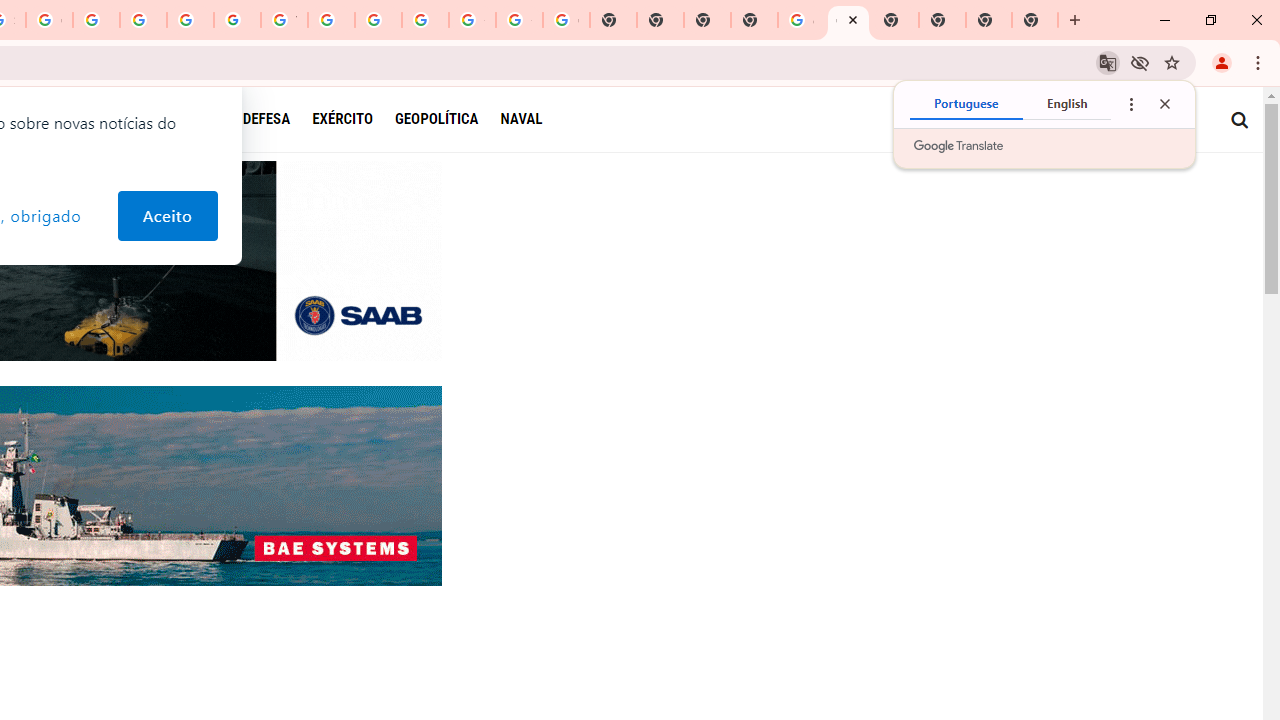  I want to click on 'Aceito', so click(167, 216).